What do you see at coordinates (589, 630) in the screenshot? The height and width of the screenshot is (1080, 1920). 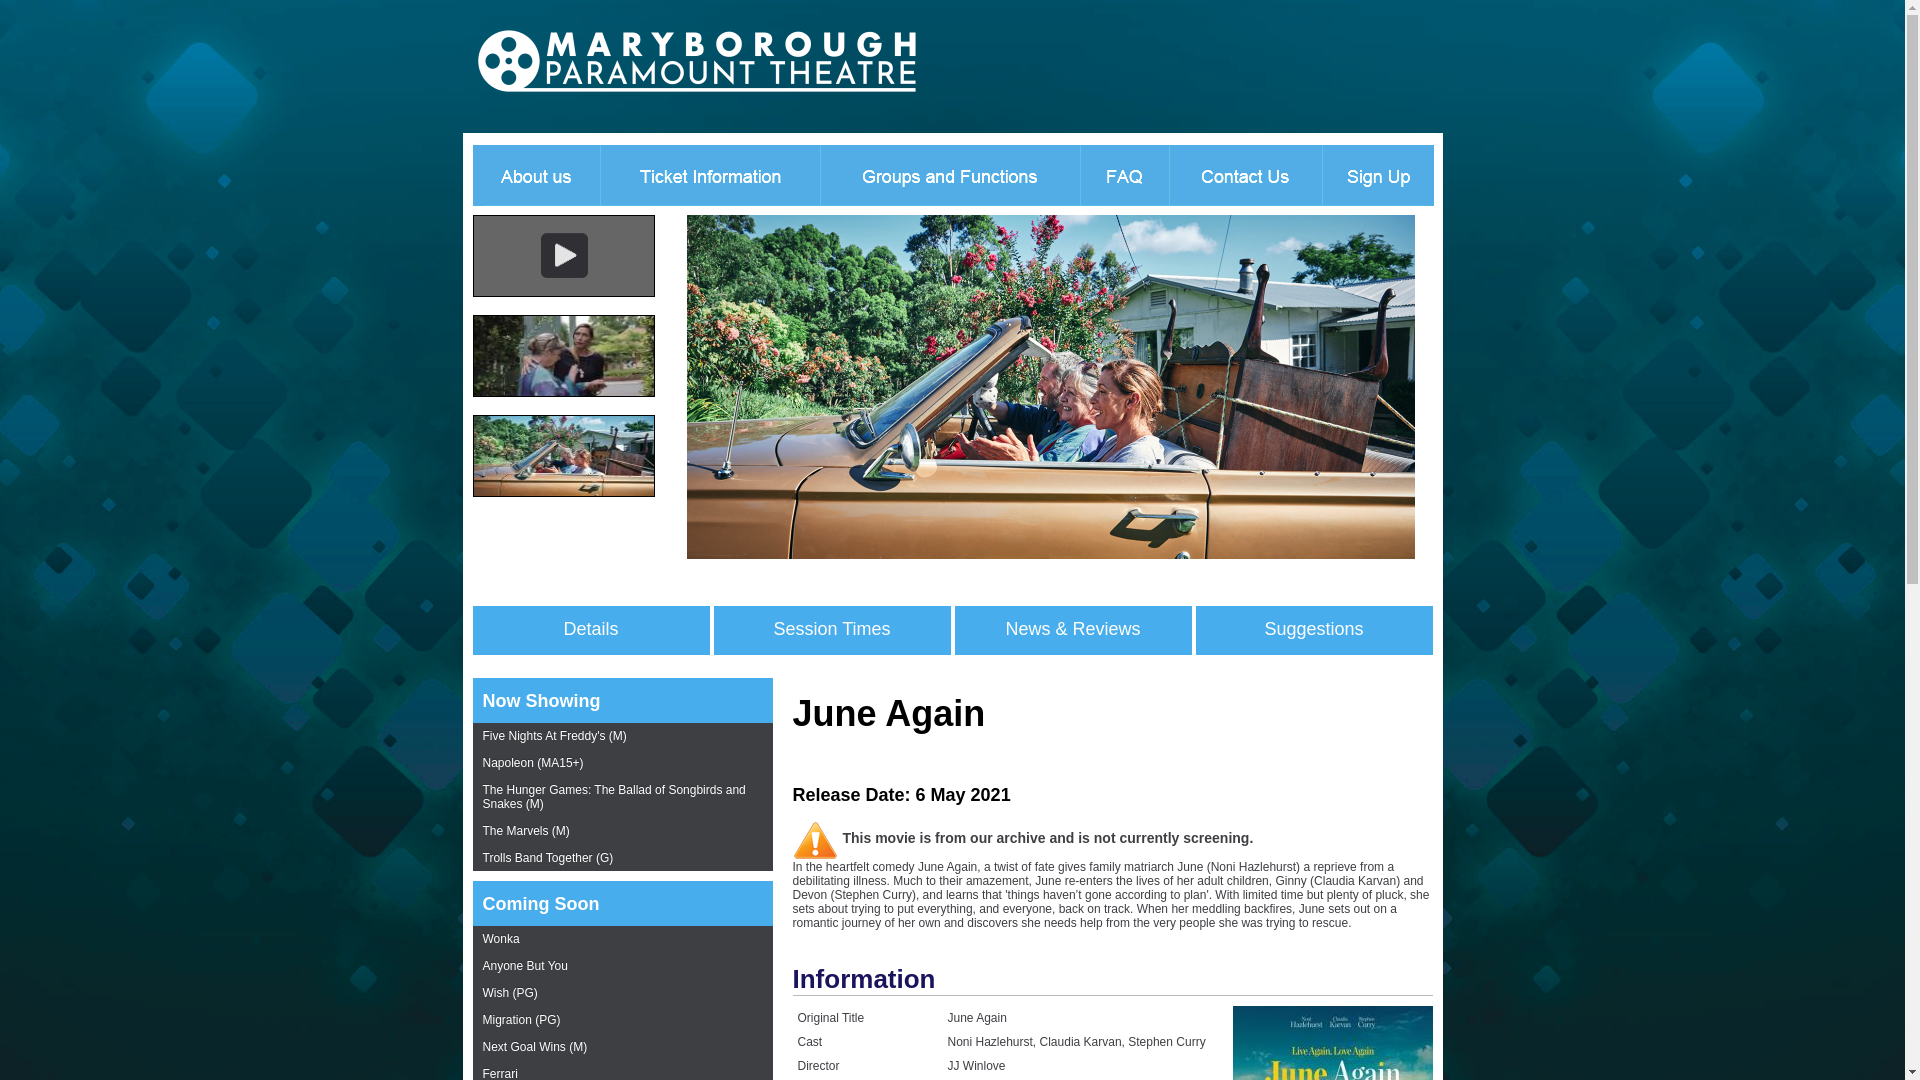 I see `'Details'` at bounding box center [589, 630].